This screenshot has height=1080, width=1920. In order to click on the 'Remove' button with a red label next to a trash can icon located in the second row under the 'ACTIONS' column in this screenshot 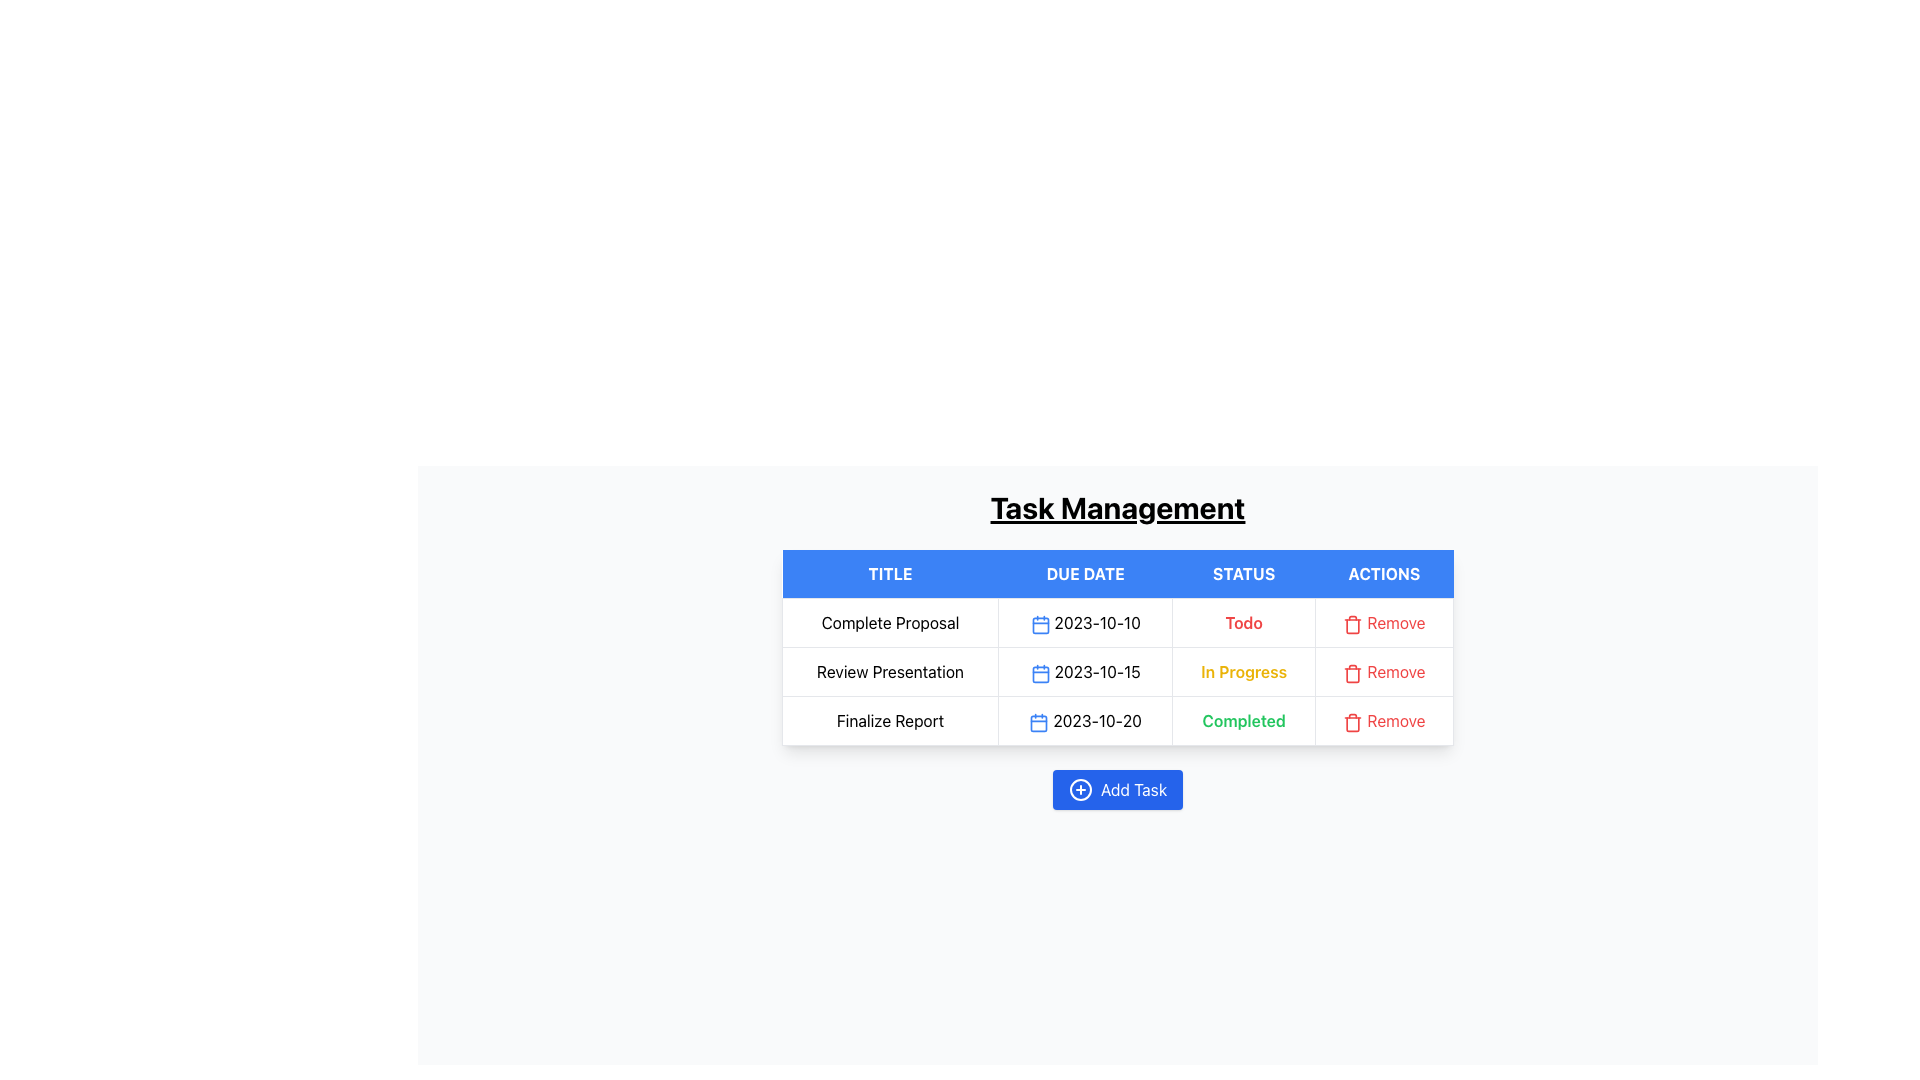, I will do `click(1382, 671)`.